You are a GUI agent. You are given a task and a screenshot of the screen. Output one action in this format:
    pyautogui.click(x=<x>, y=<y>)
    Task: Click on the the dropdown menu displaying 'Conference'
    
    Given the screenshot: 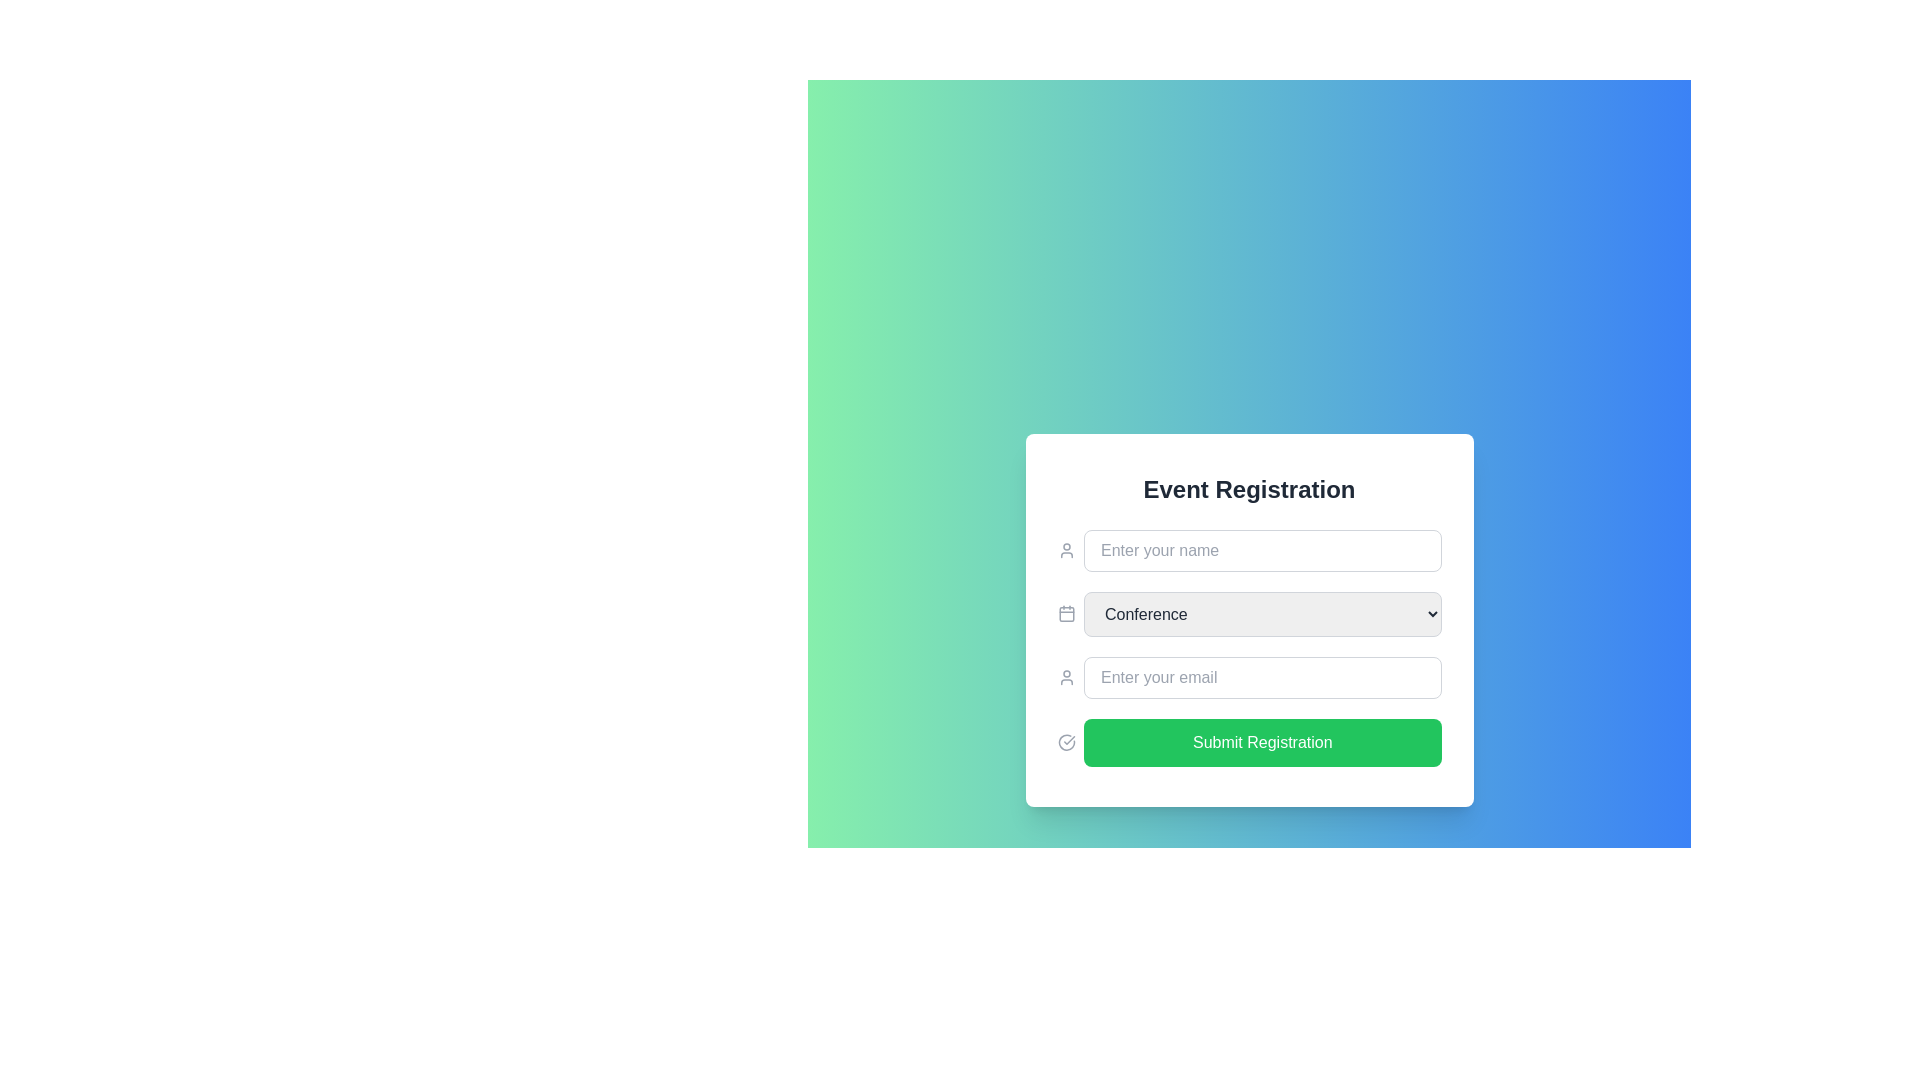 What is the action you would take?
    pyautogui.click(x=1248, y=648)
    